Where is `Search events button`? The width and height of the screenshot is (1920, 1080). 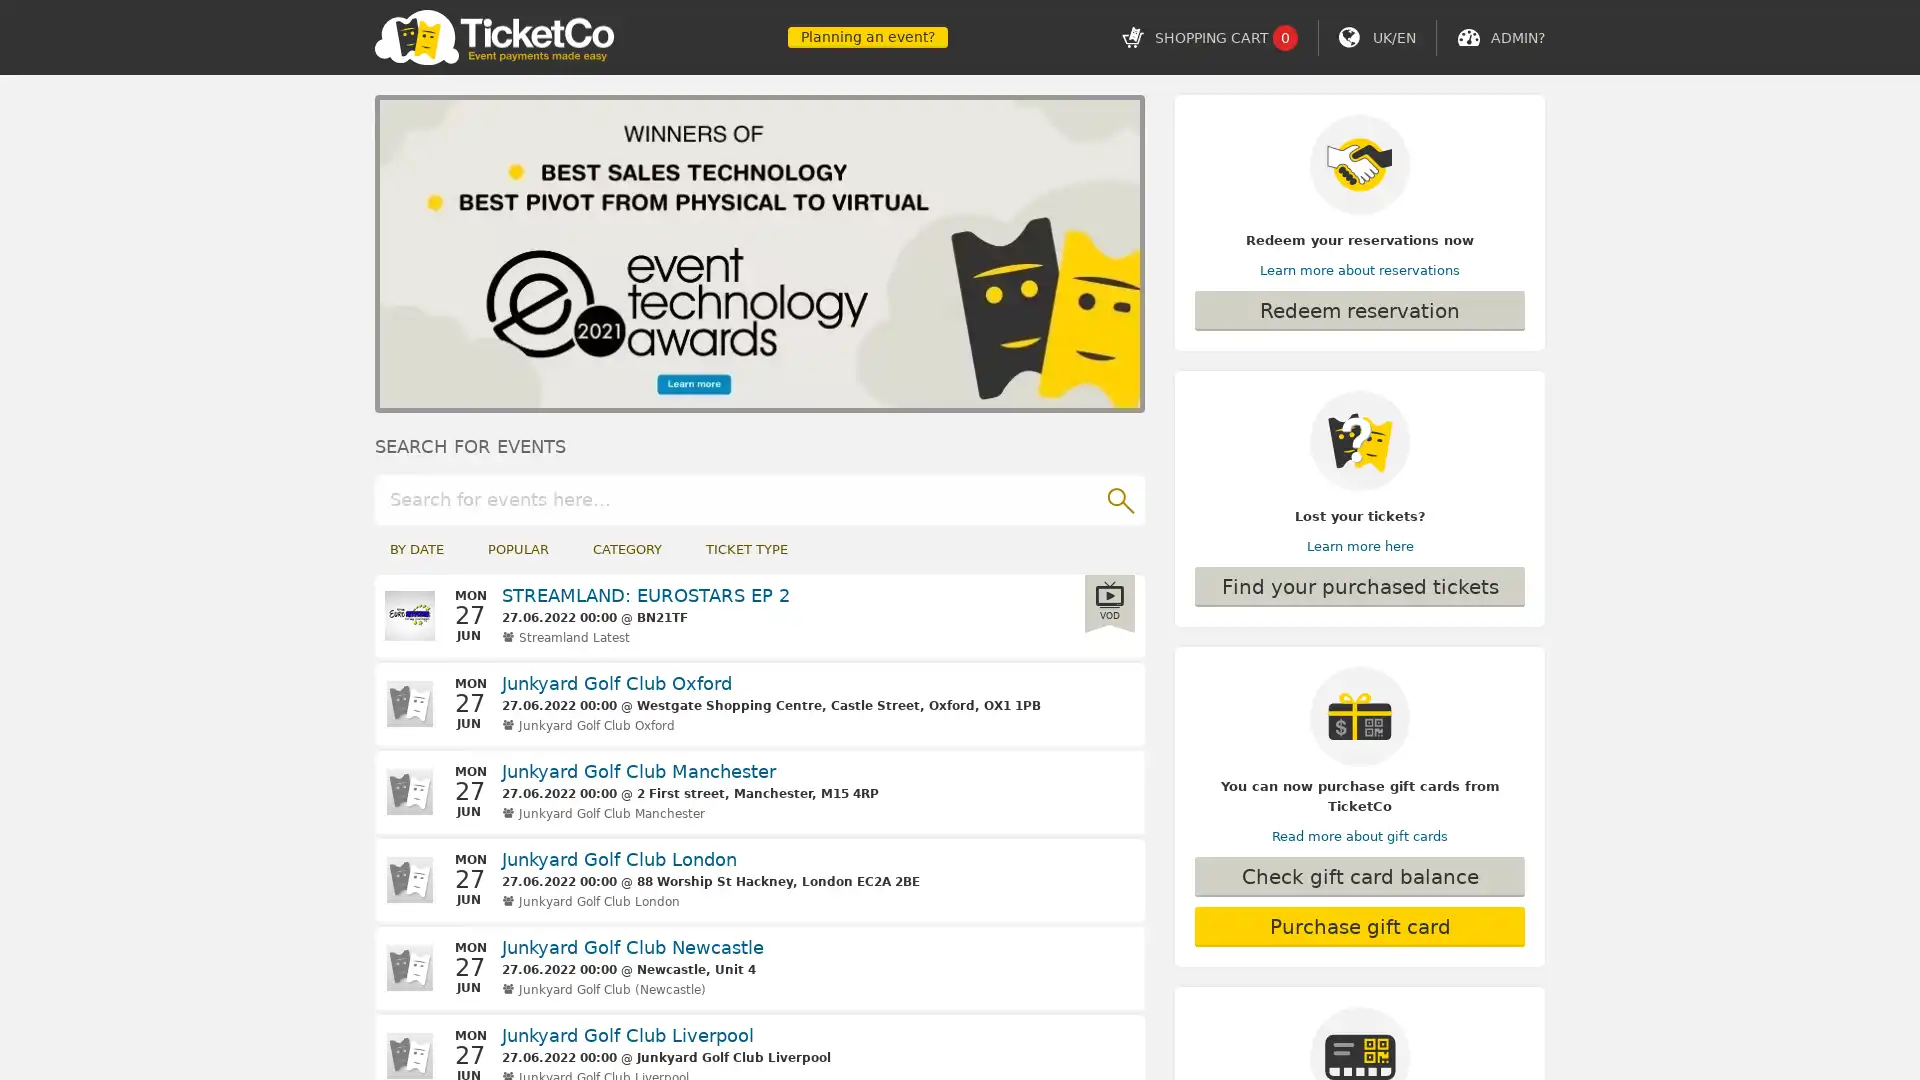 Search events button is located at coordinates (1118, 497).